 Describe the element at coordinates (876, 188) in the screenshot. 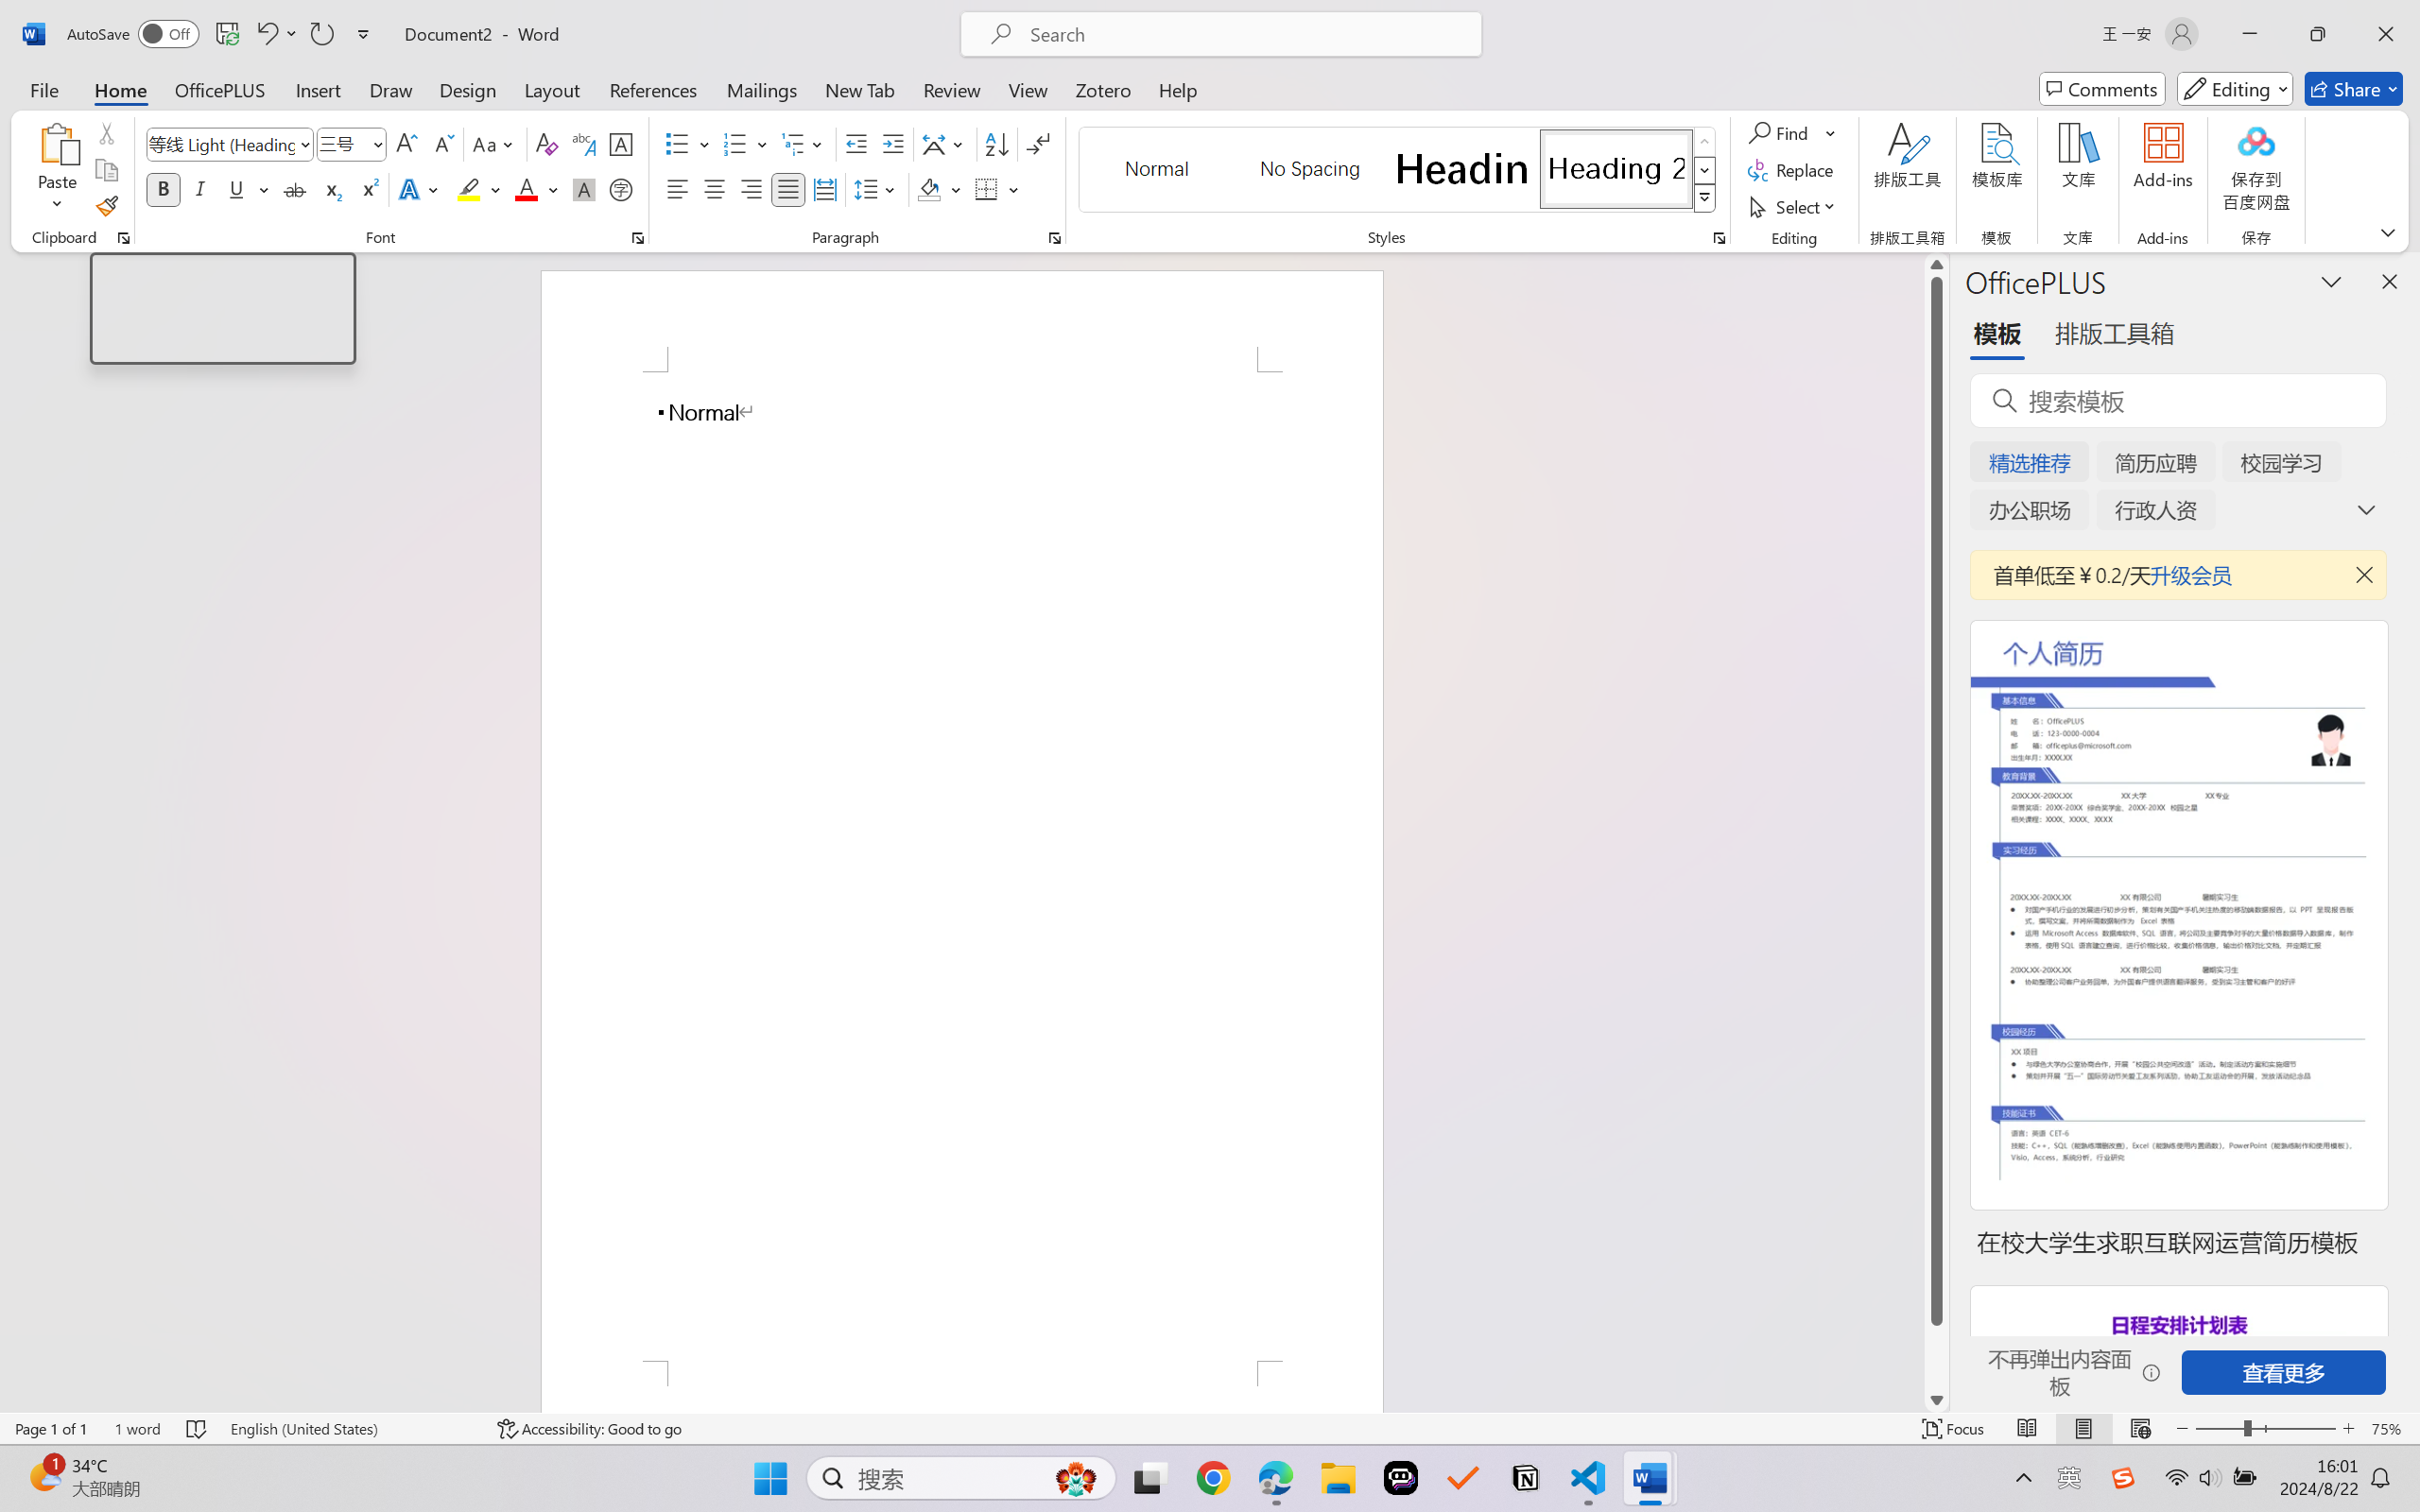

I see `'Line and Paragraph Spacing'` at that location.